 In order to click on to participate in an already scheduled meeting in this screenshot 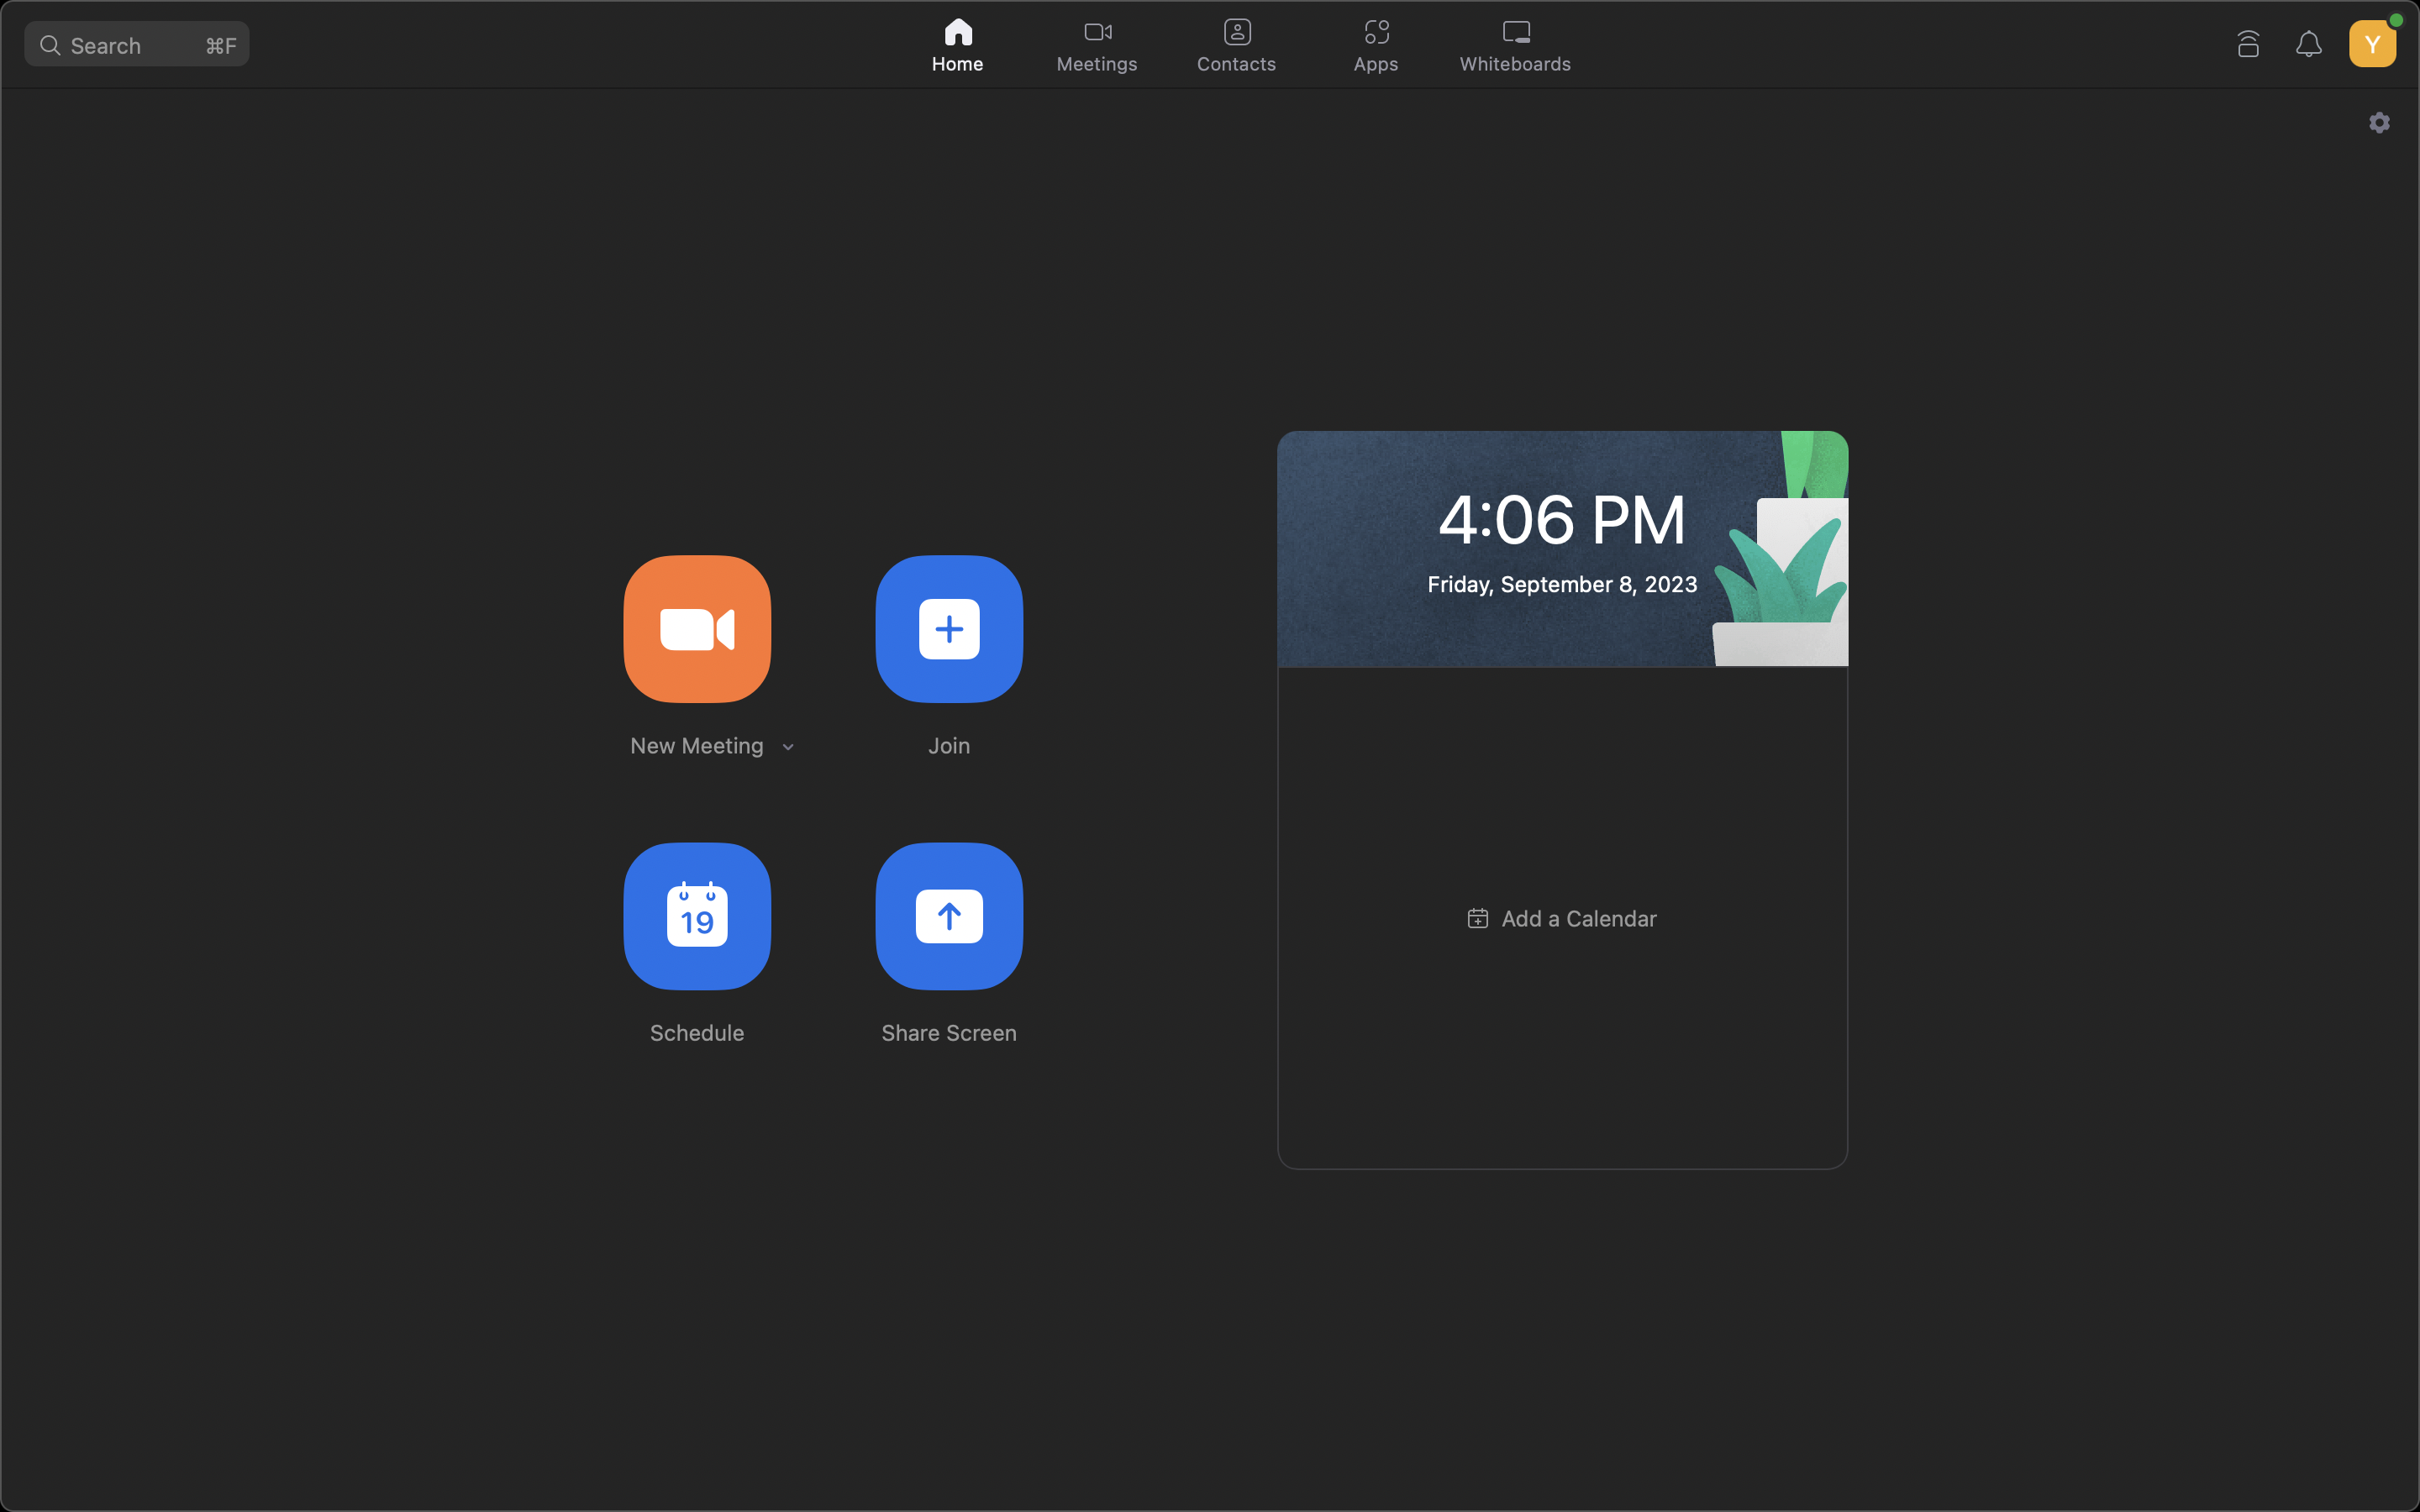, I will do `click(948, 626)`.